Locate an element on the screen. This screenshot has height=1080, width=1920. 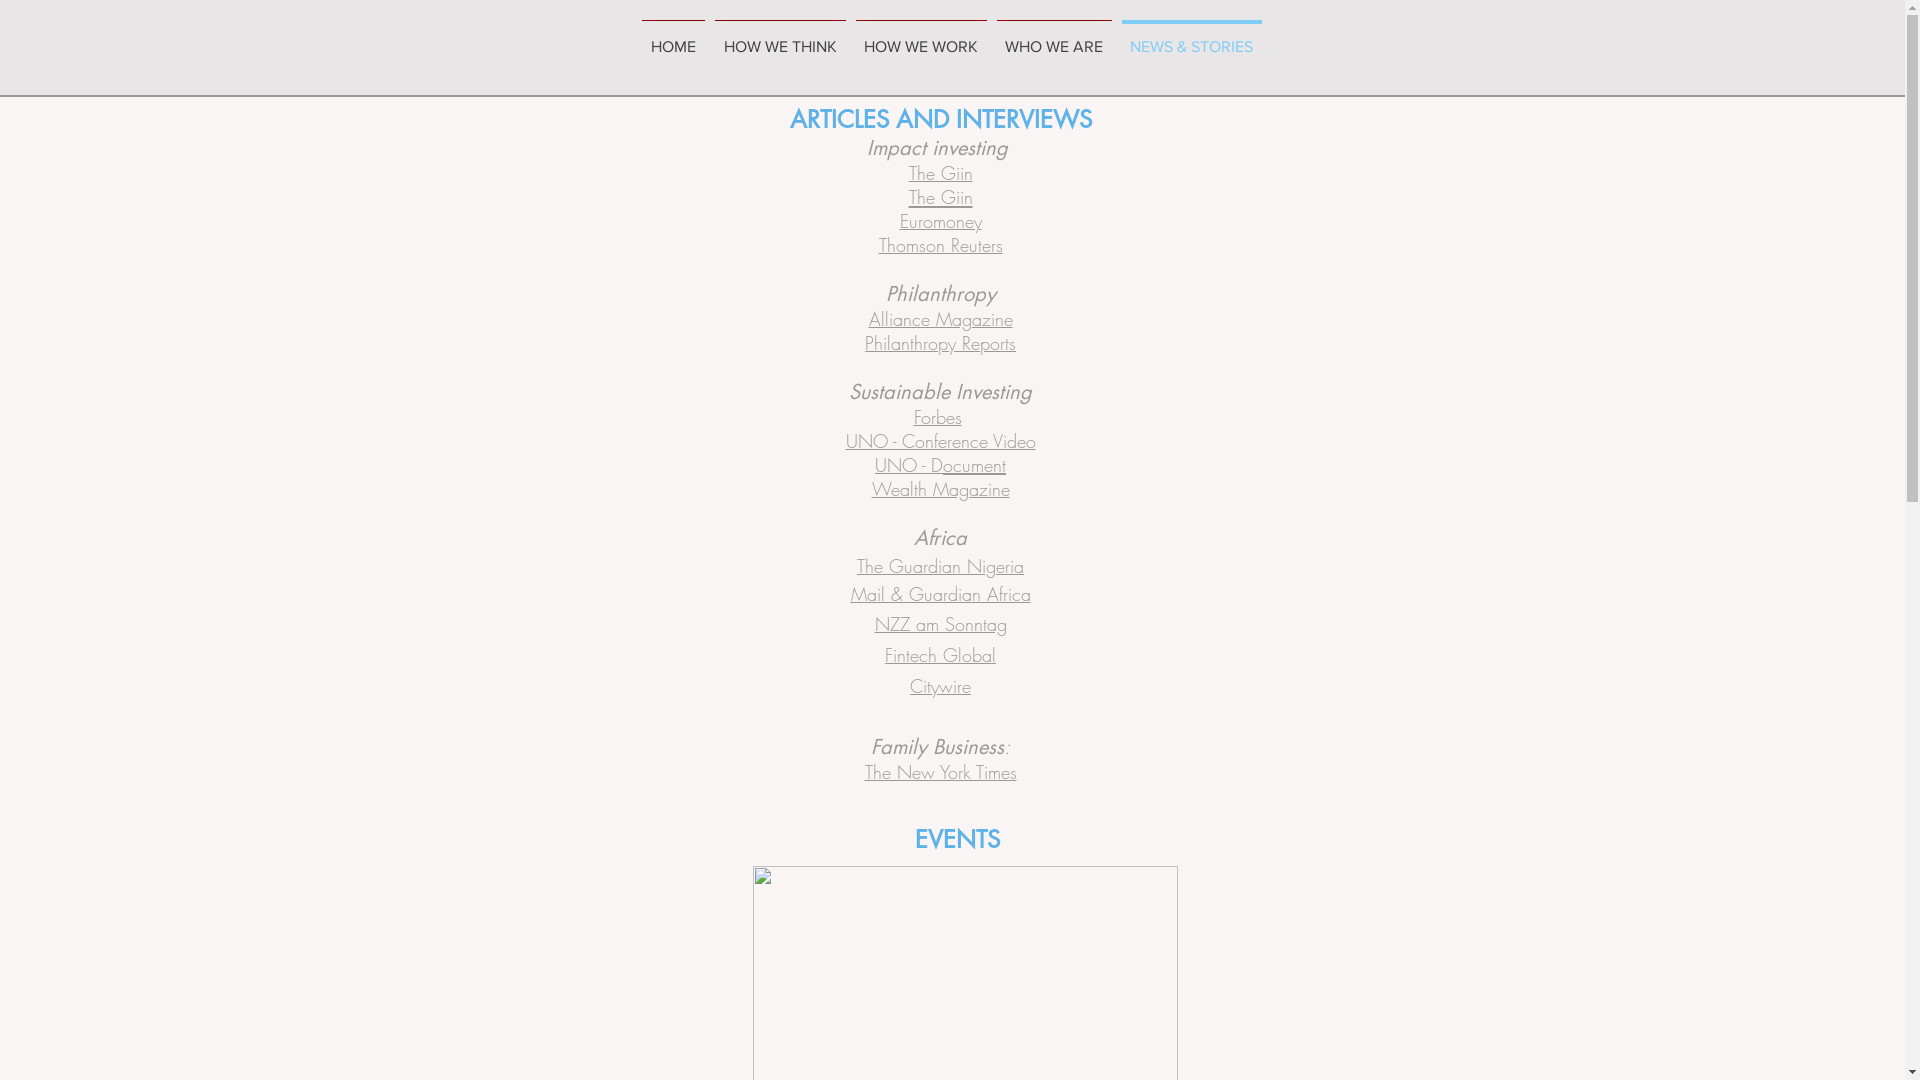
'The Giin' is located at coordinates (939, 196).